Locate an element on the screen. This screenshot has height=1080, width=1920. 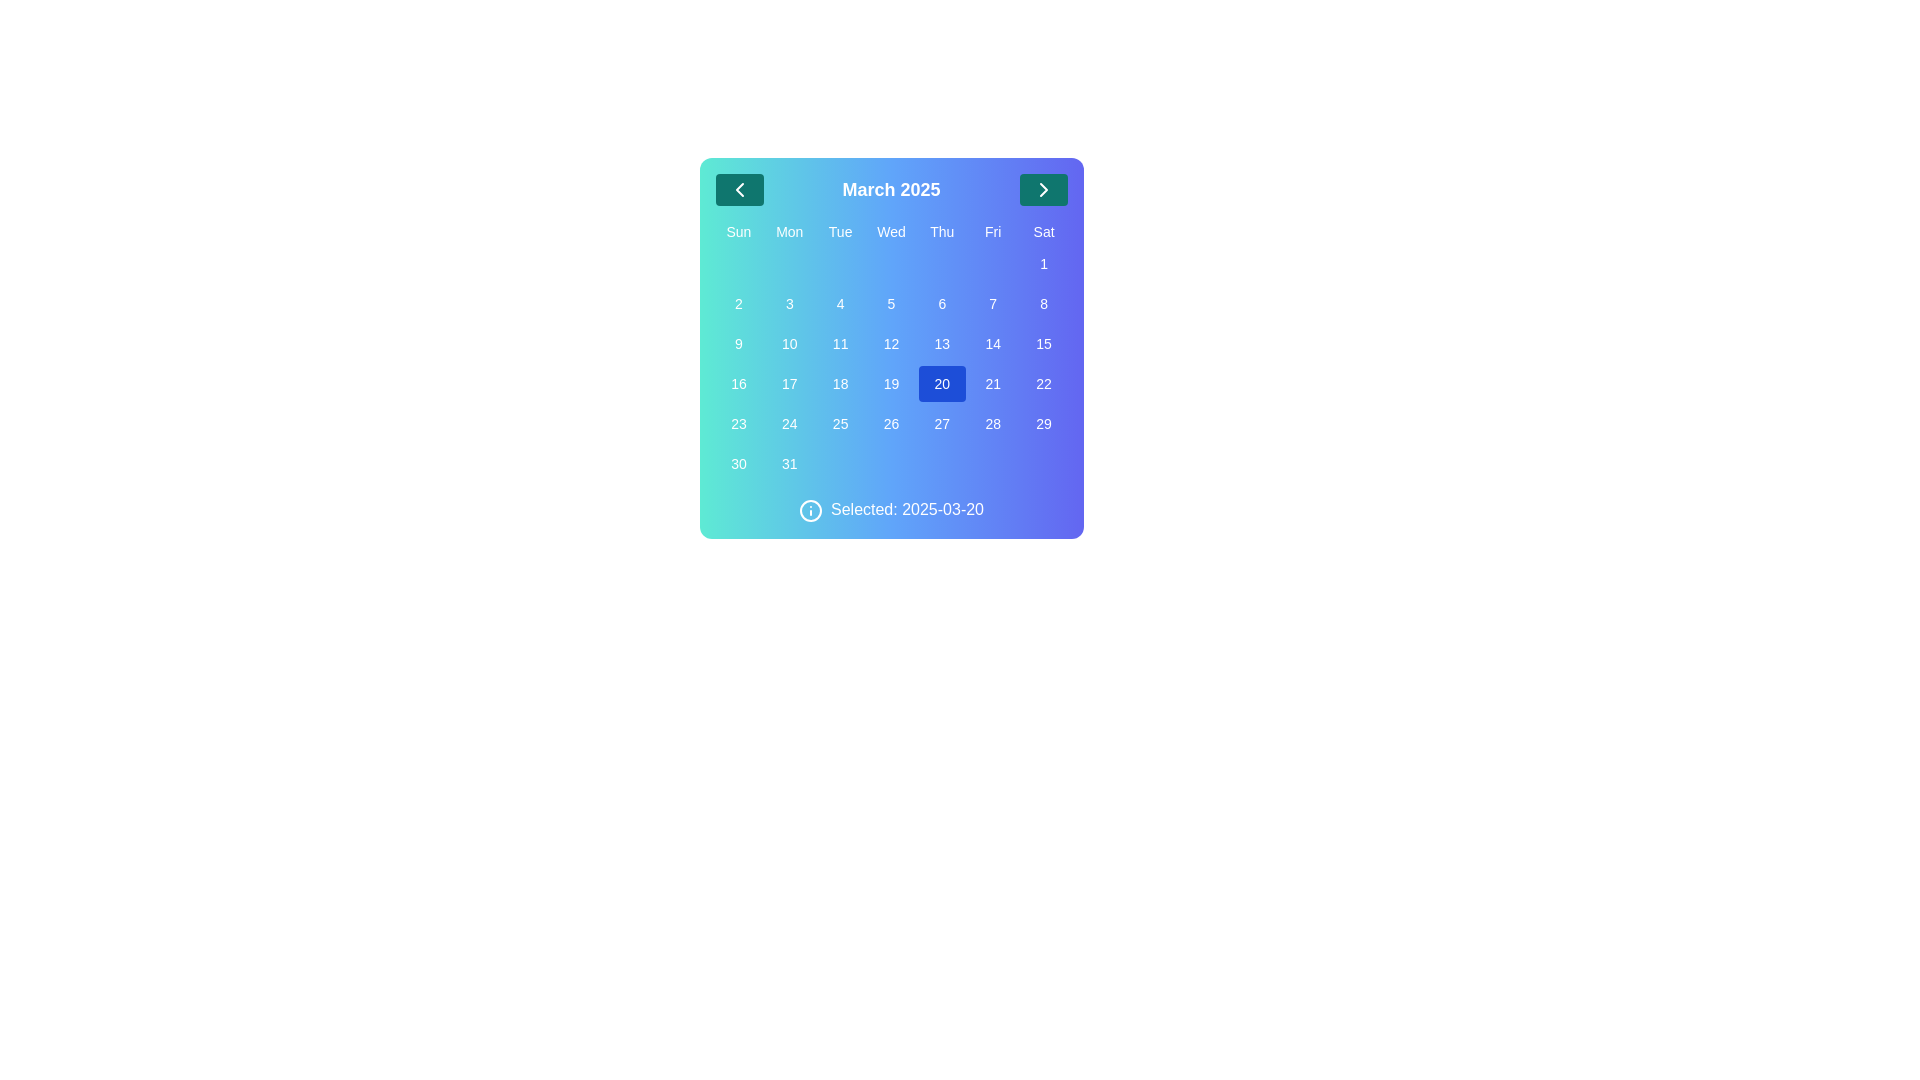
the interactive calendar day button labeled '19' with a blue background is located at coordinates (890, 384).